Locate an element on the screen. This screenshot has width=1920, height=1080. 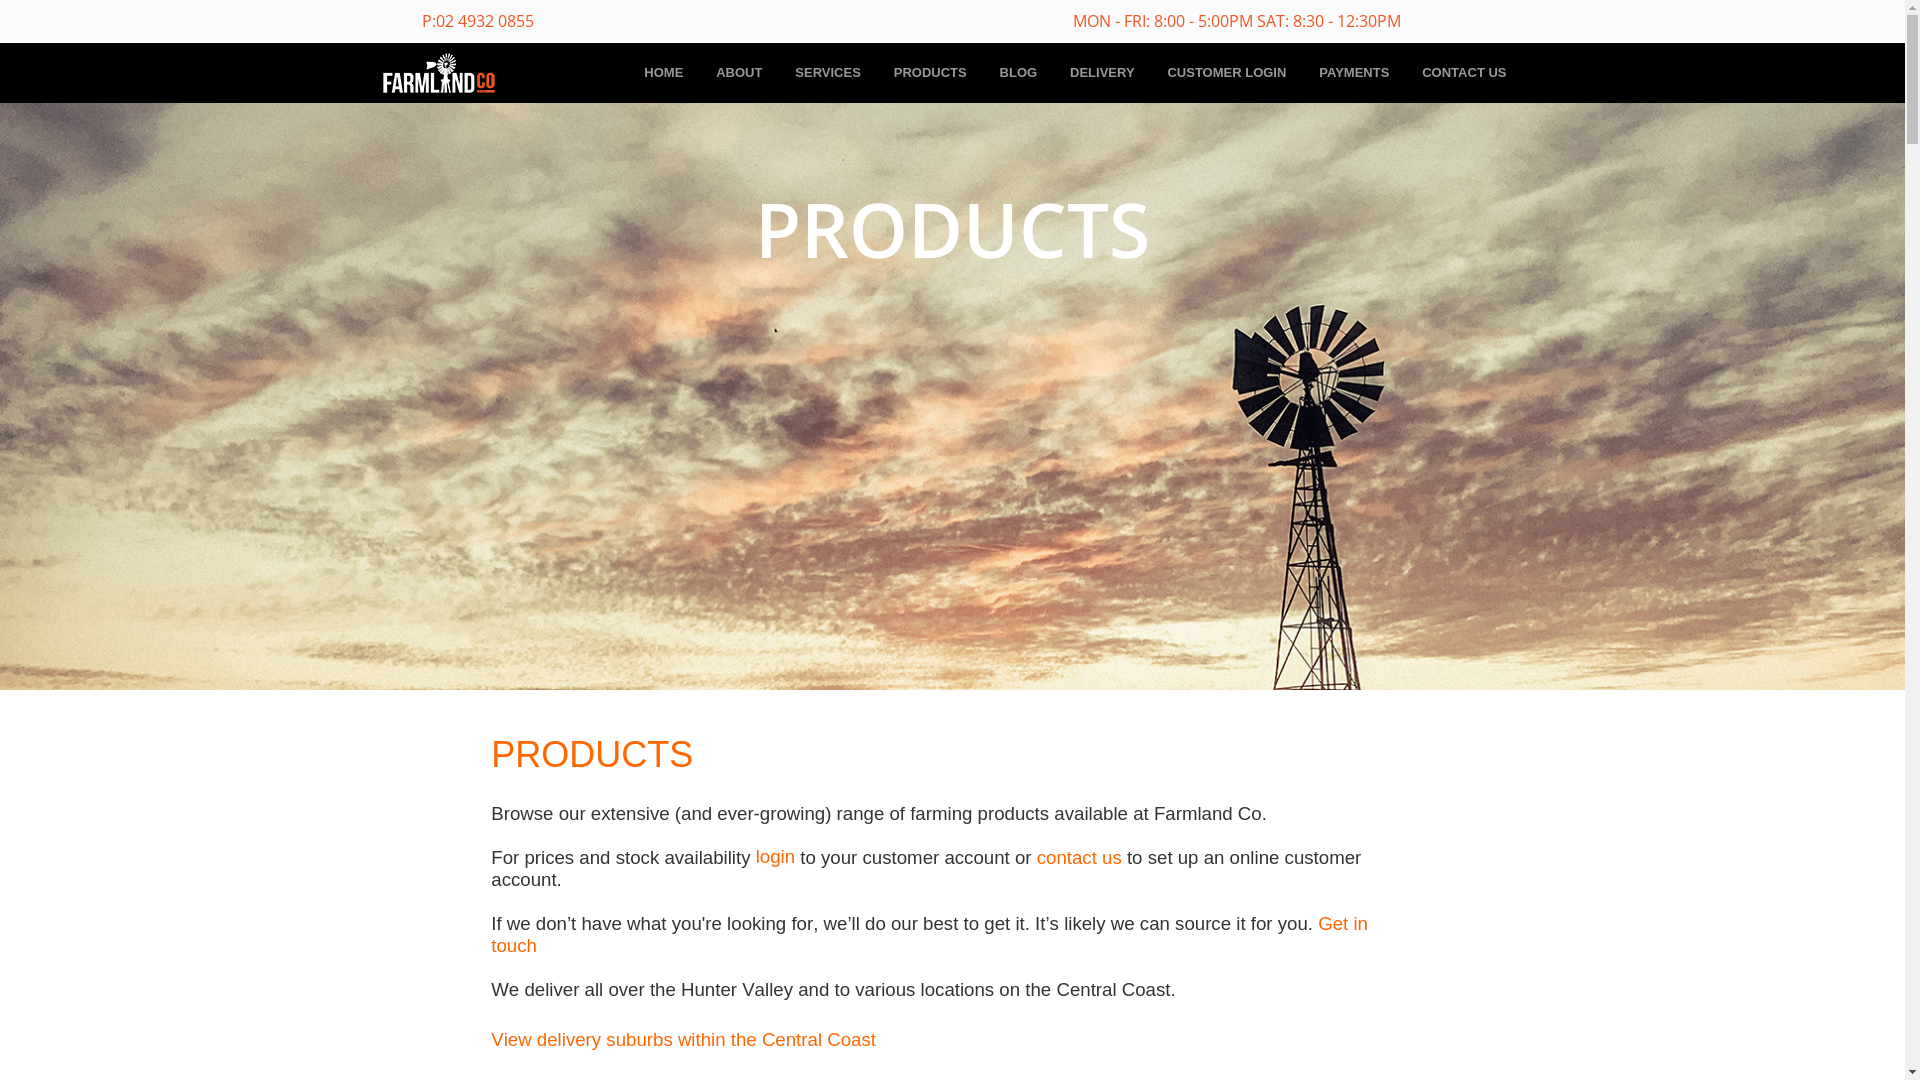
'ABOUT' is located at coordinates (738, 72).